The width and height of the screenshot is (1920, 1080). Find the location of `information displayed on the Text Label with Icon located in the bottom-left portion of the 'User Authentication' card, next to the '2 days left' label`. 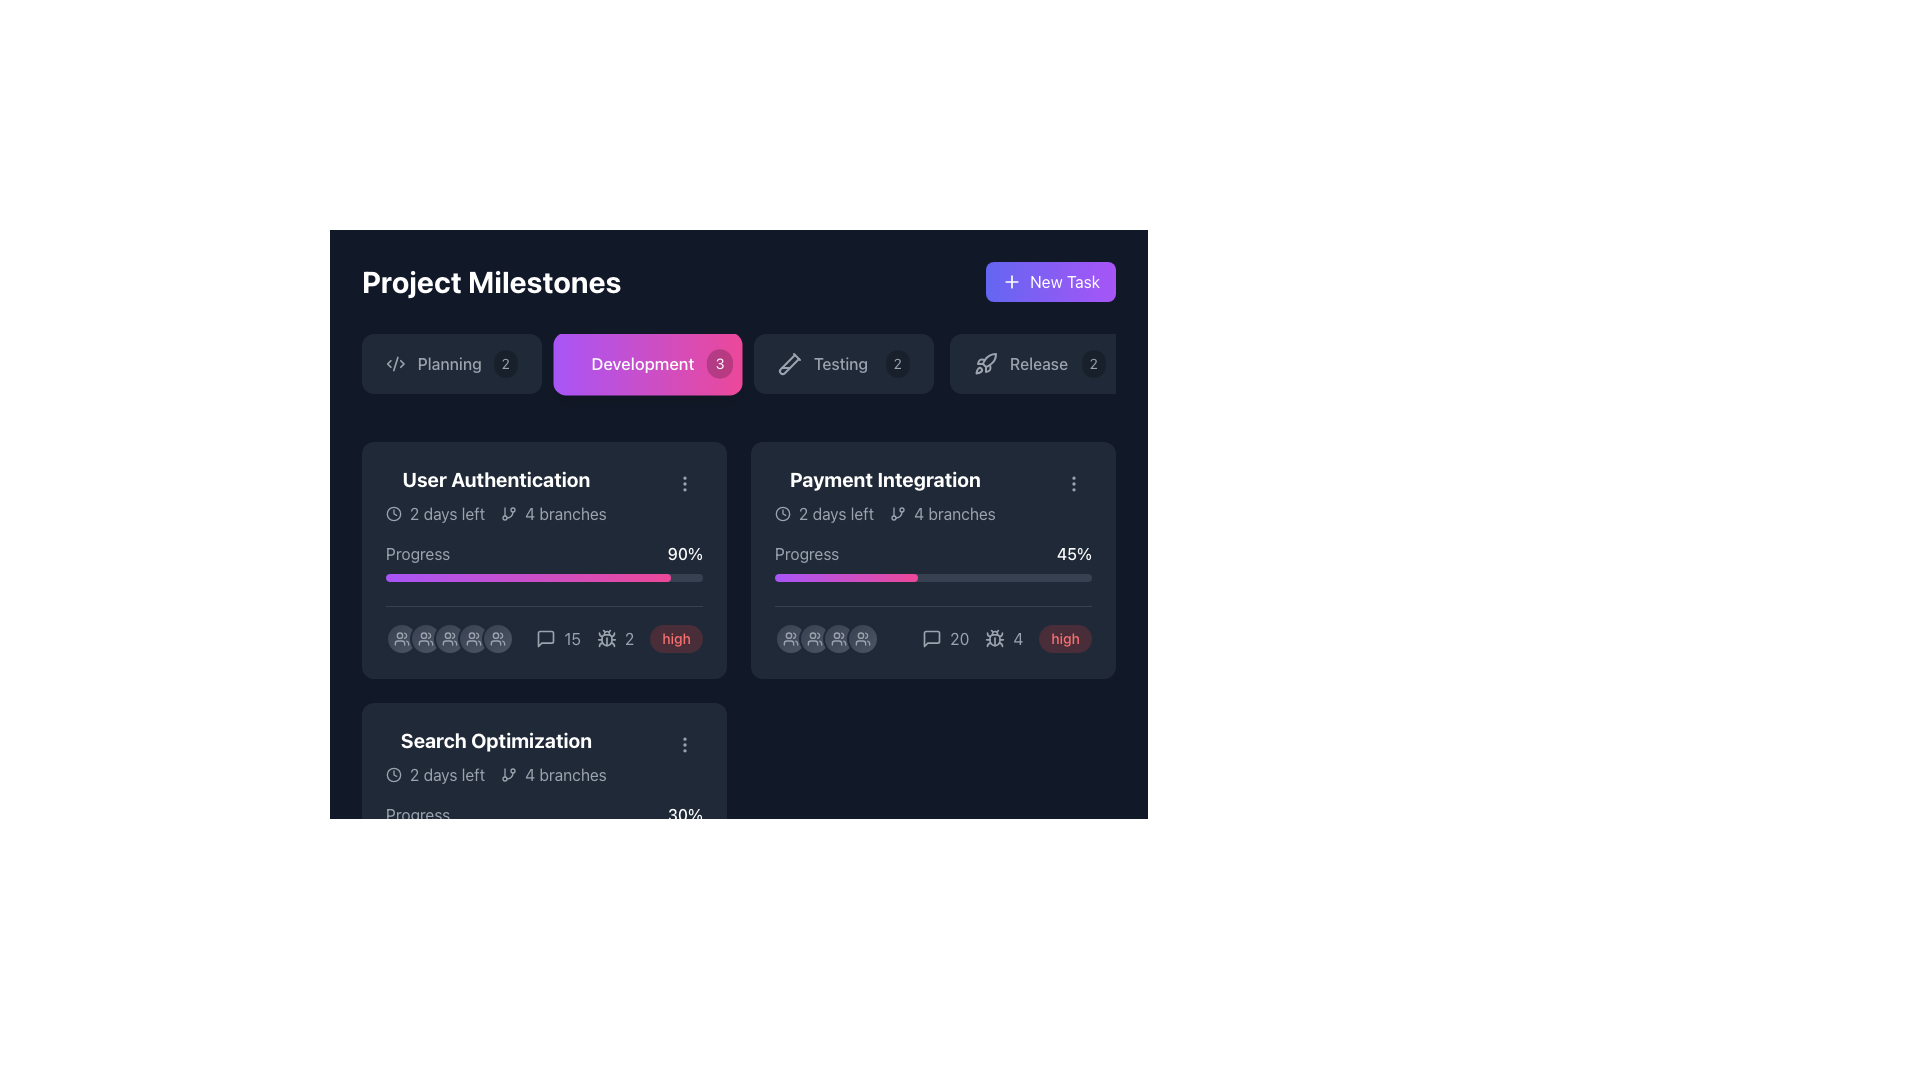

information displayed on the Text Label with Icon located in the bottom-left portion of the 'User Authentication' card, next to the '2 days left' label is located at coordinates (553, 512).